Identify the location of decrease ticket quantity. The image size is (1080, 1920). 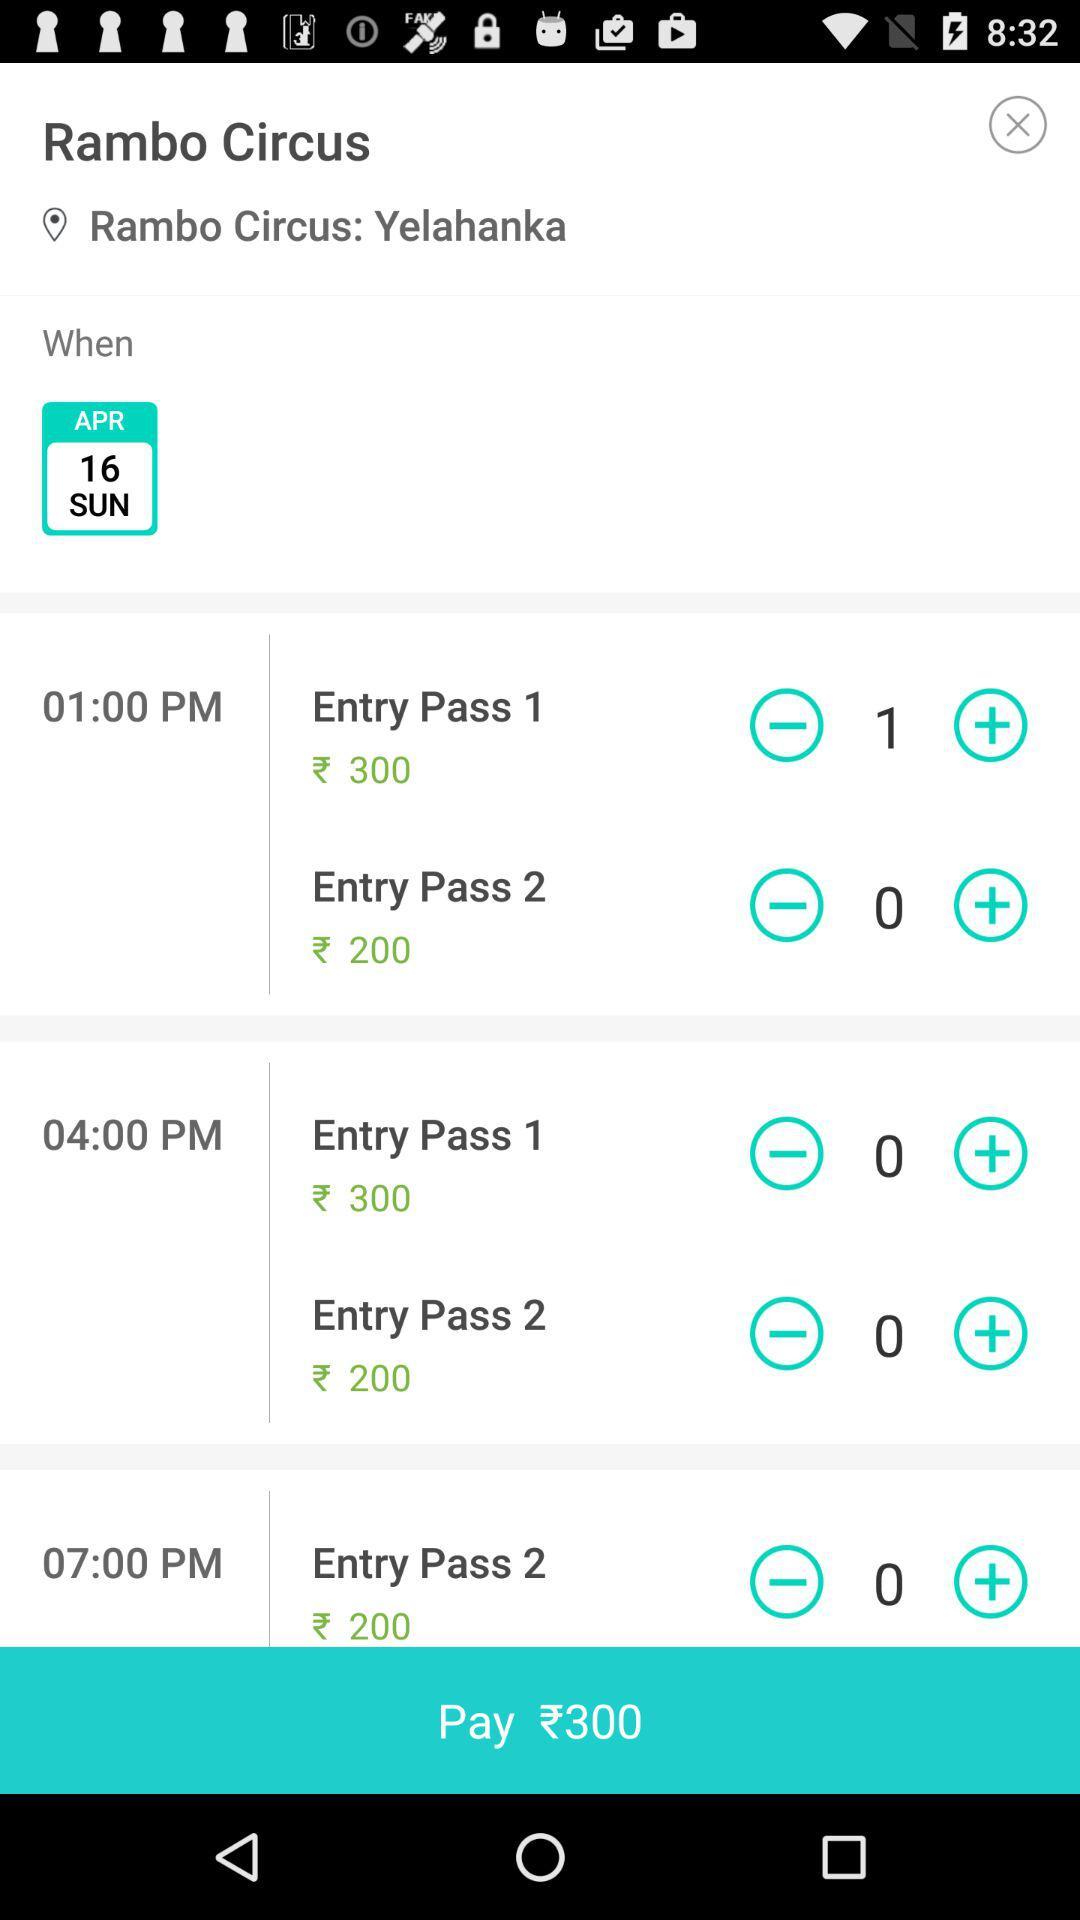
(785, 724).